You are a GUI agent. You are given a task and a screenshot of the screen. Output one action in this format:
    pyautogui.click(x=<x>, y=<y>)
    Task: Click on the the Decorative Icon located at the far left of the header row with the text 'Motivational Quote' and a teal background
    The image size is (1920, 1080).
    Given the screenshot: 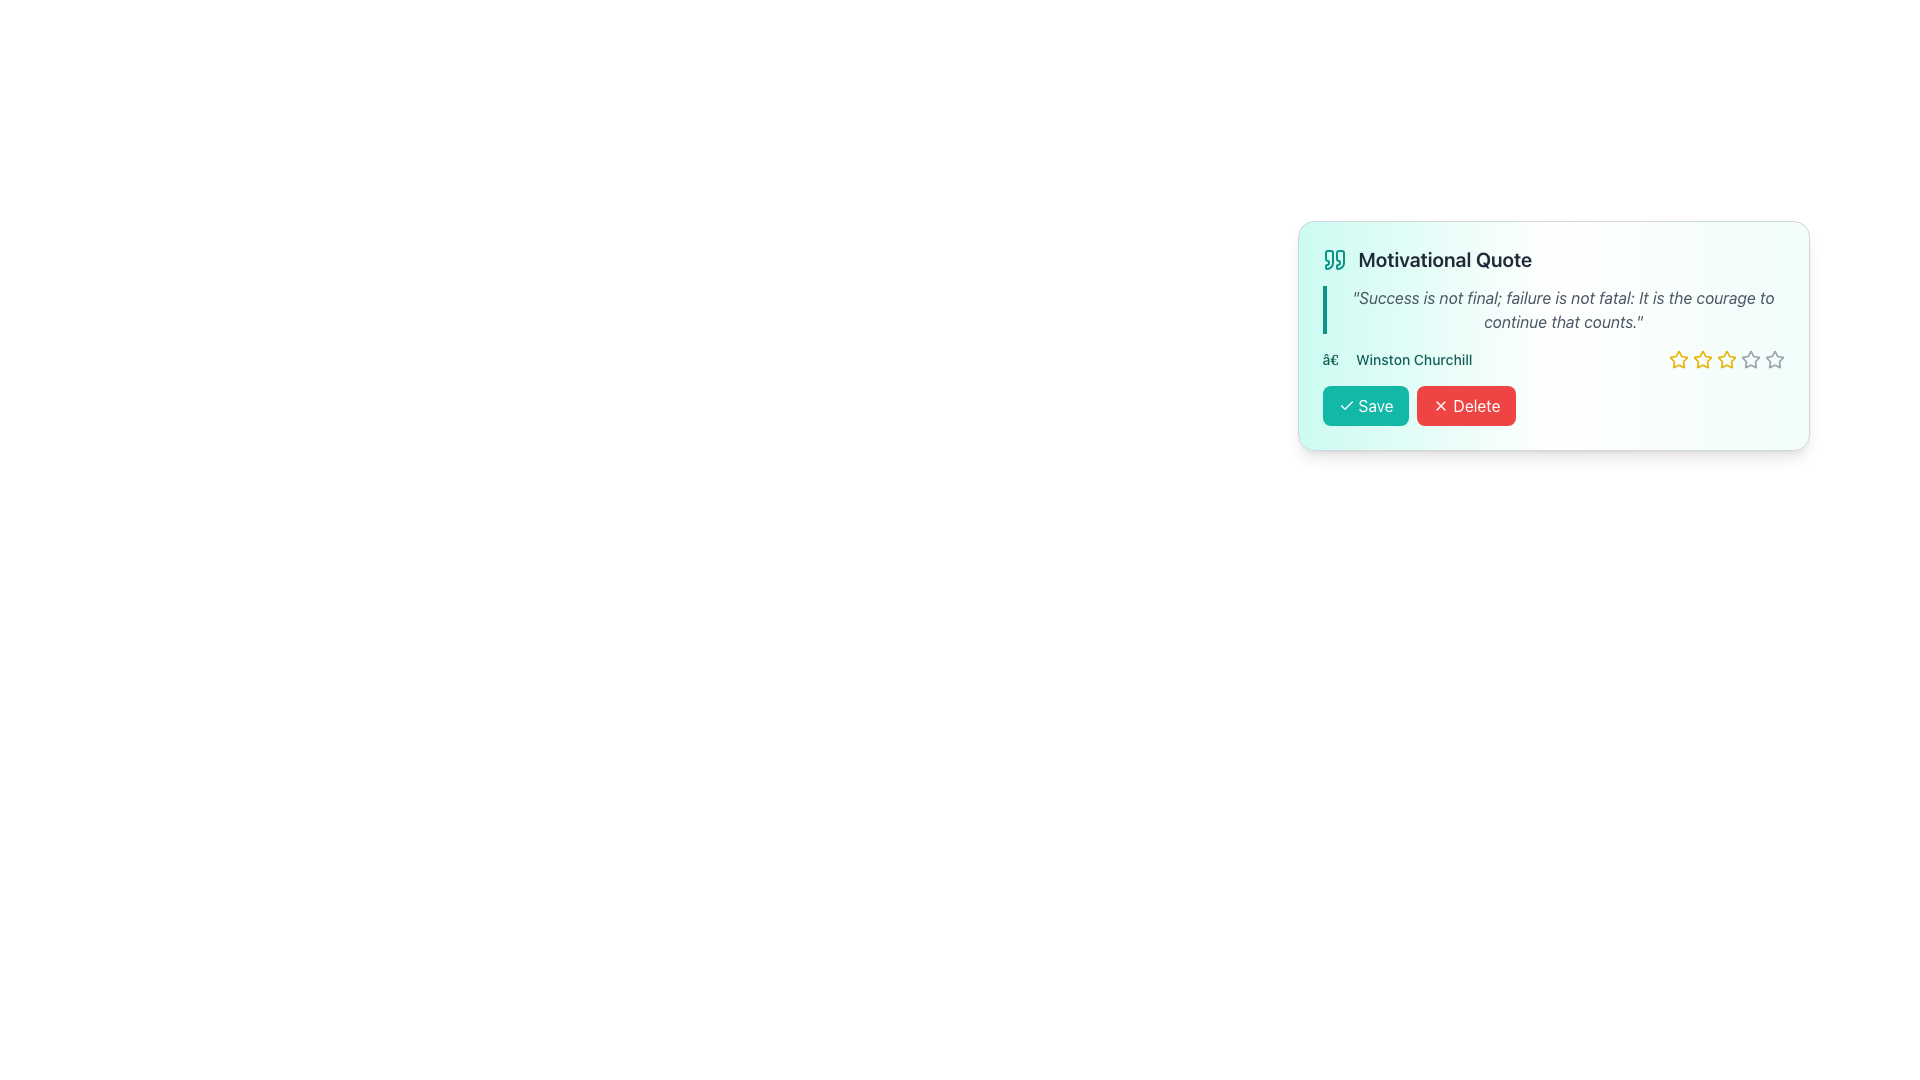 What is the action you would take?
    pyautogui.click(x=1334, y=258)
    